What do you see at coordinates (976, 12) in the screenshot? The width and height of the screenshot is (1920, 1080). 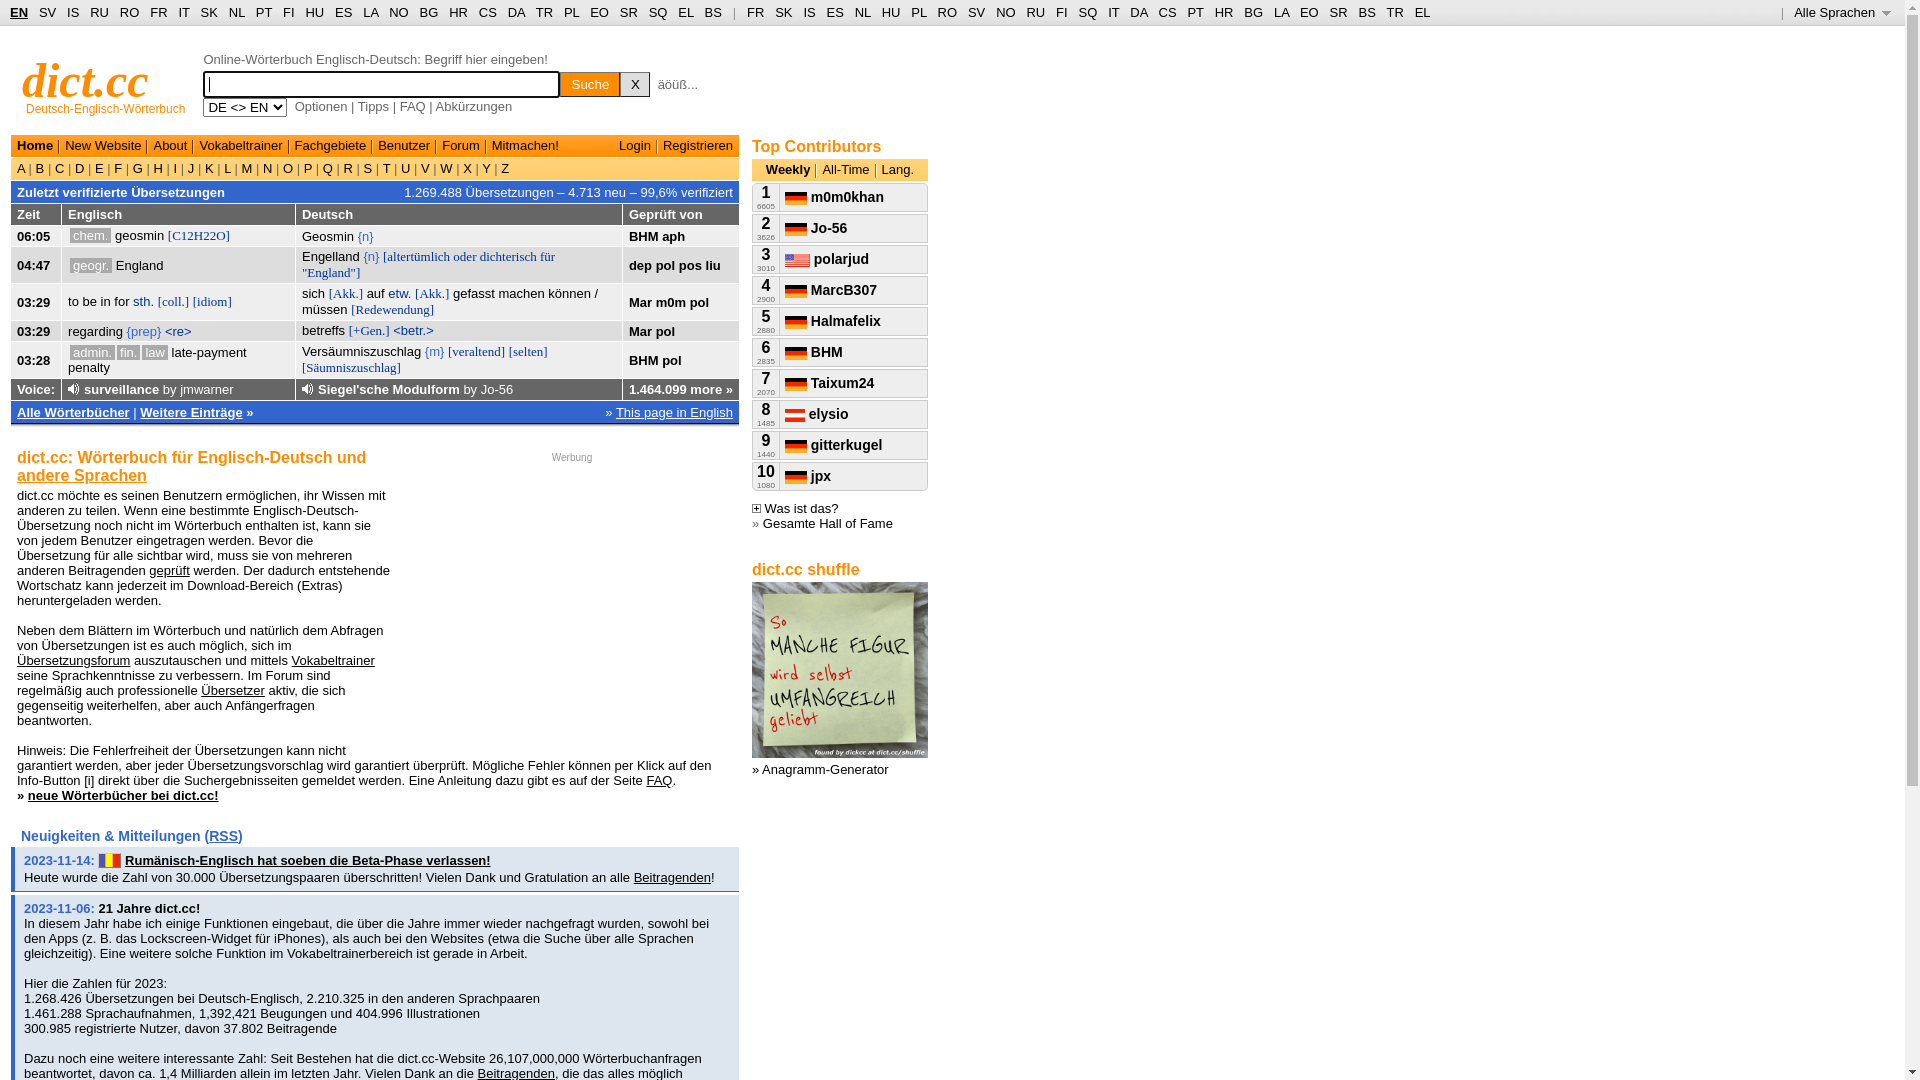 I see `'SV'` at bounding box center [976, 12].